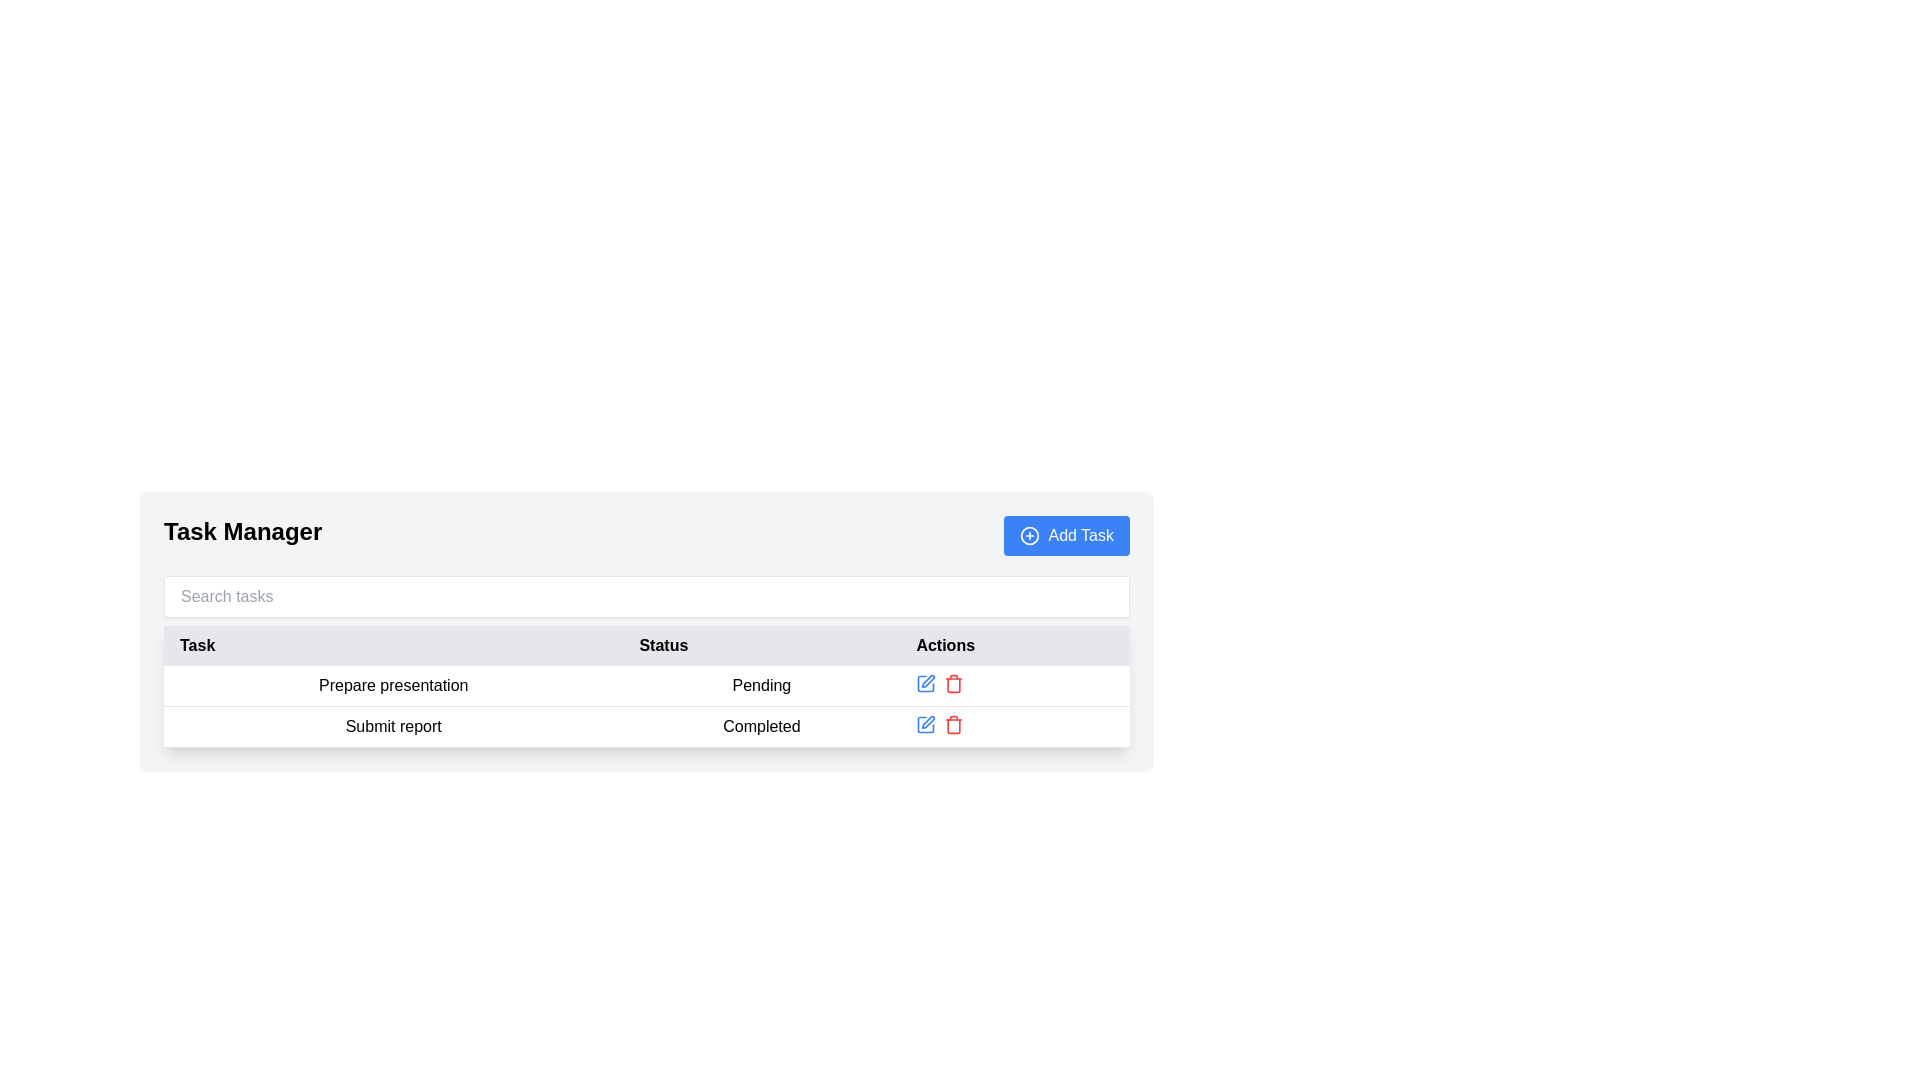 Image resolution: width=1920 pixels, height=1080 pixels. What do you see at coordinates (647, 726) in the screenshot?
I see `the task entry in the second row of the table that displays its status as 'Completed'` at bounding box center [647, 726].